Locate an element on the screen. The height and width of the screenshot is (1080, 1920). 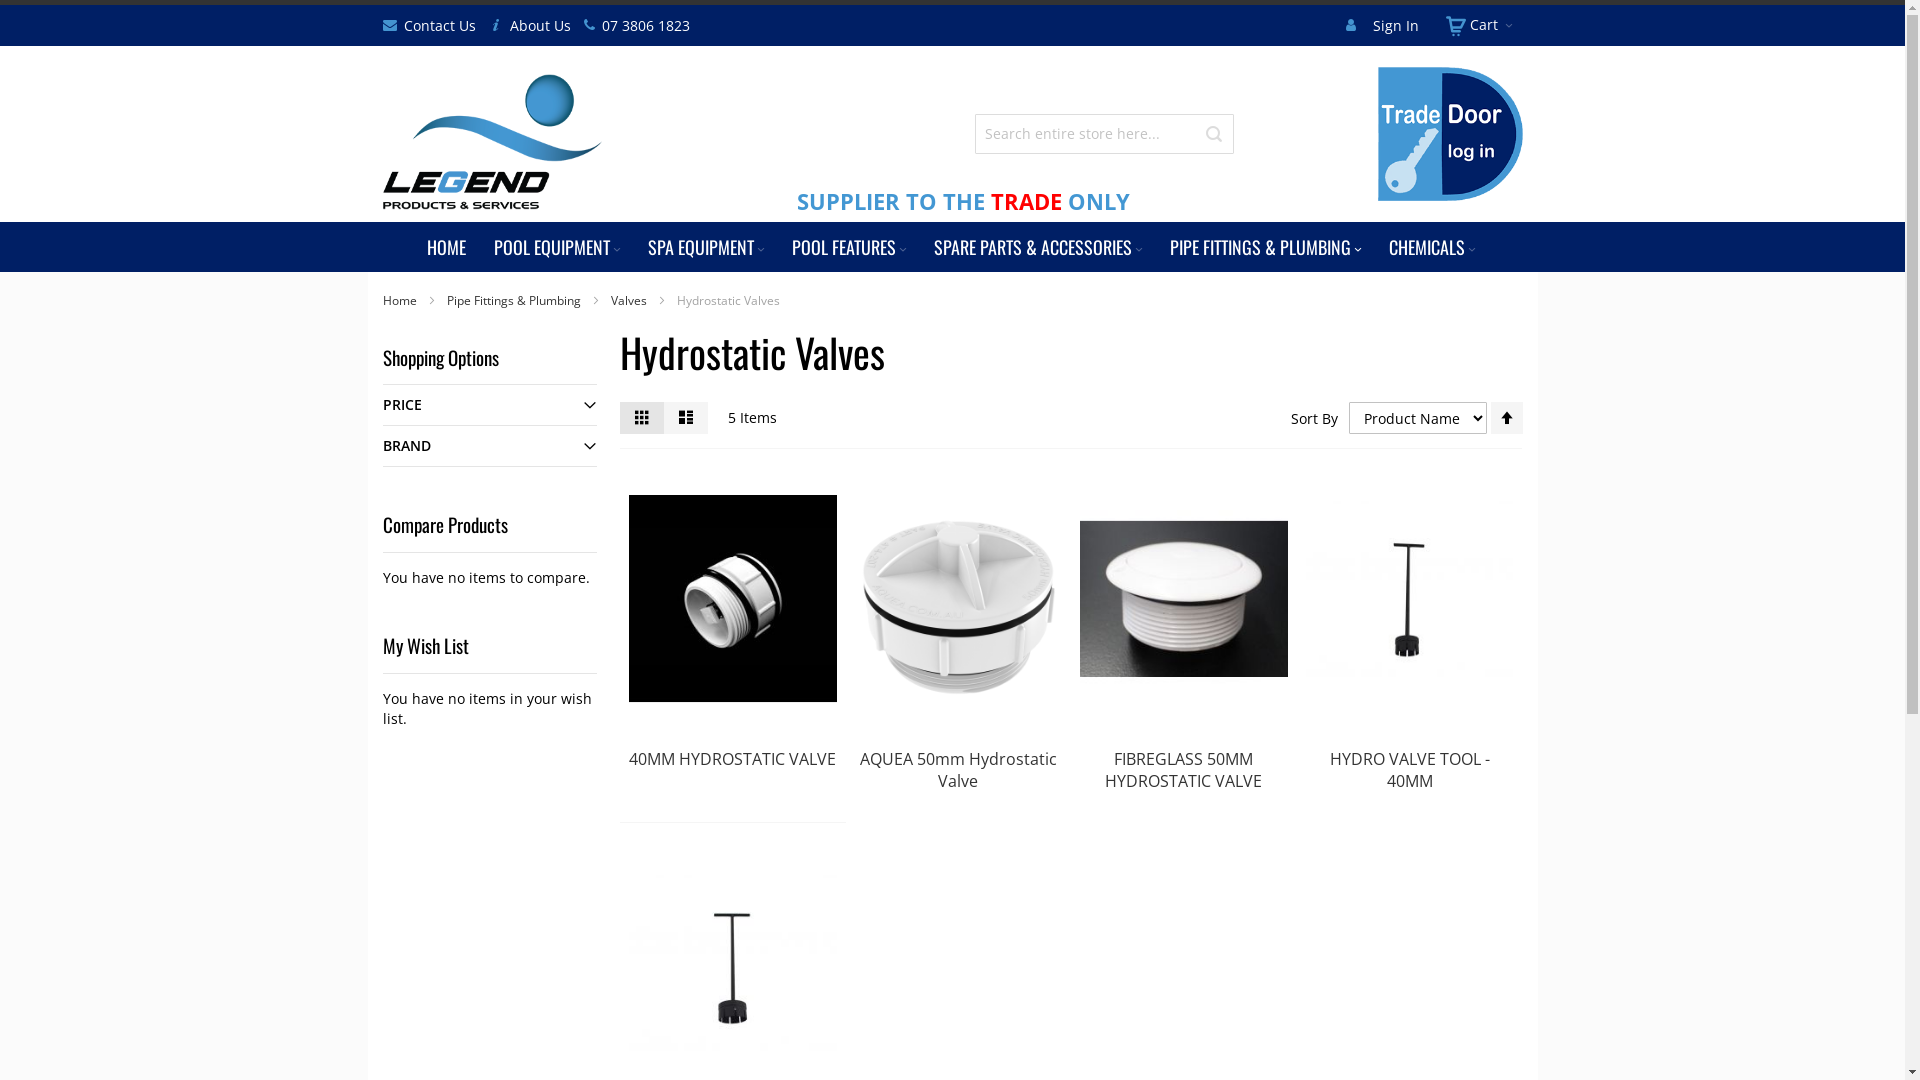
'Contact Us' is located at coordinates (437, 26).